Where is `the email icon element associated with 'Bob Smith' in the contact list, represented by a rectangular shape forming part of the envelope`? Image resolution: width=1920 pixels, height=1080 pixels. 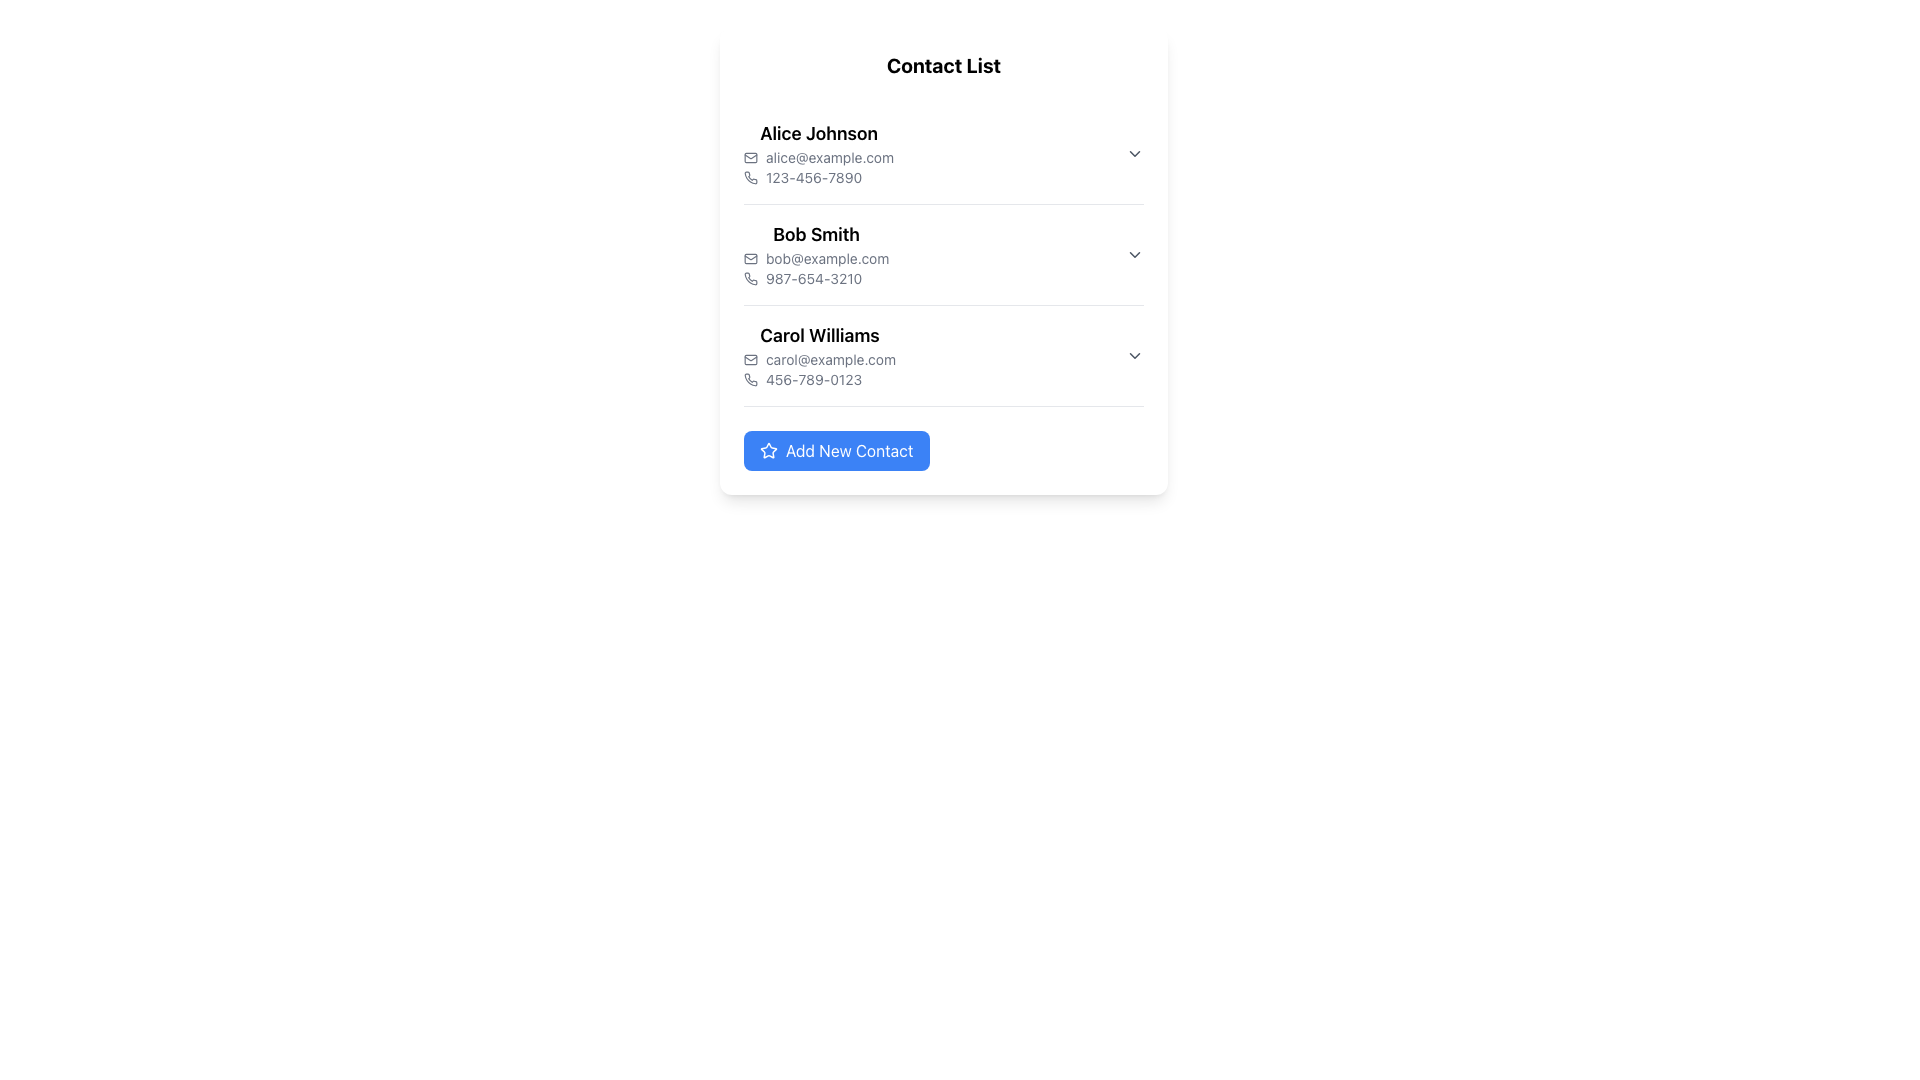 the email icon element associated with 'Bob Smith' in the contact list, represented by a rectangular shape forming part of the envelope is located at coordinates (749, 257).